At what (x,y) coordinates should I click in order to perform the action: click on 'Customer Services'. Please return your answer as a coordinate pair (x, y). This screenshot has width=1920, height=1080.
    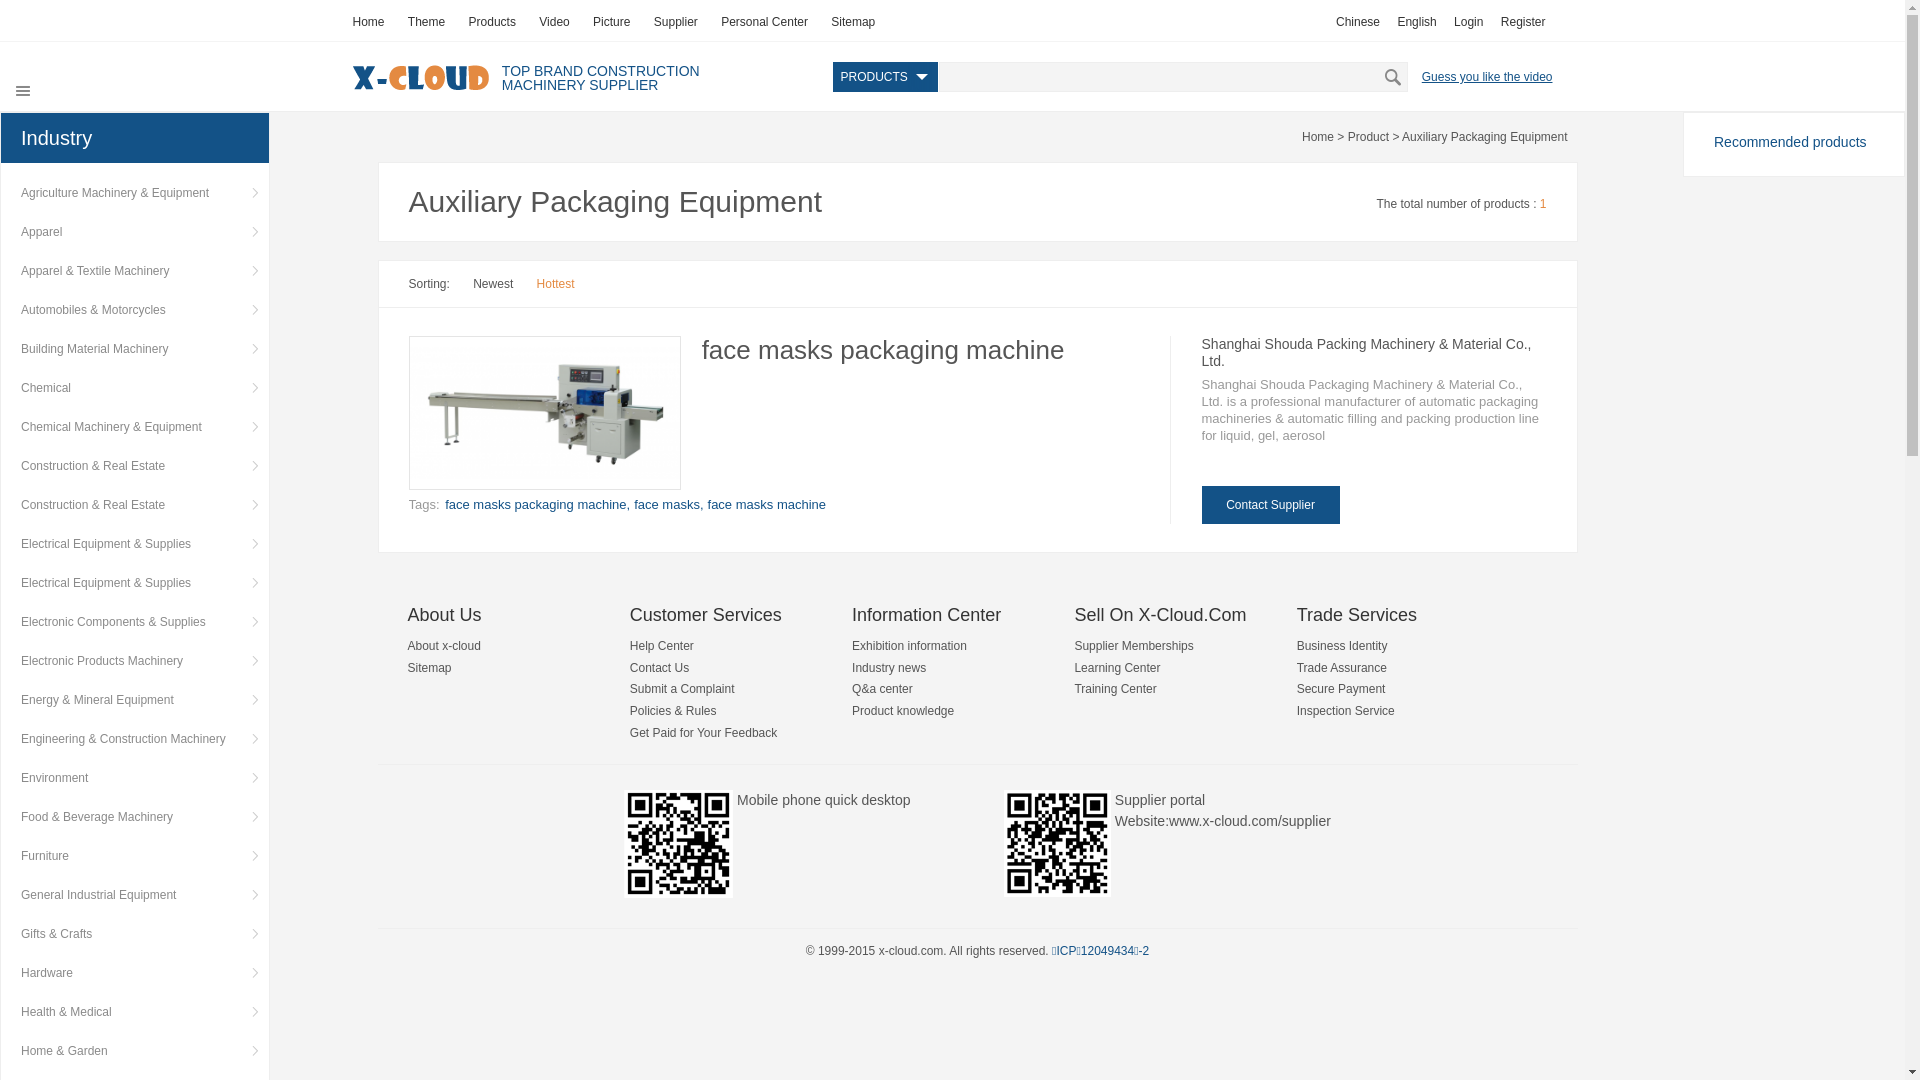
    Looking at the image, I should click on (705, 613).